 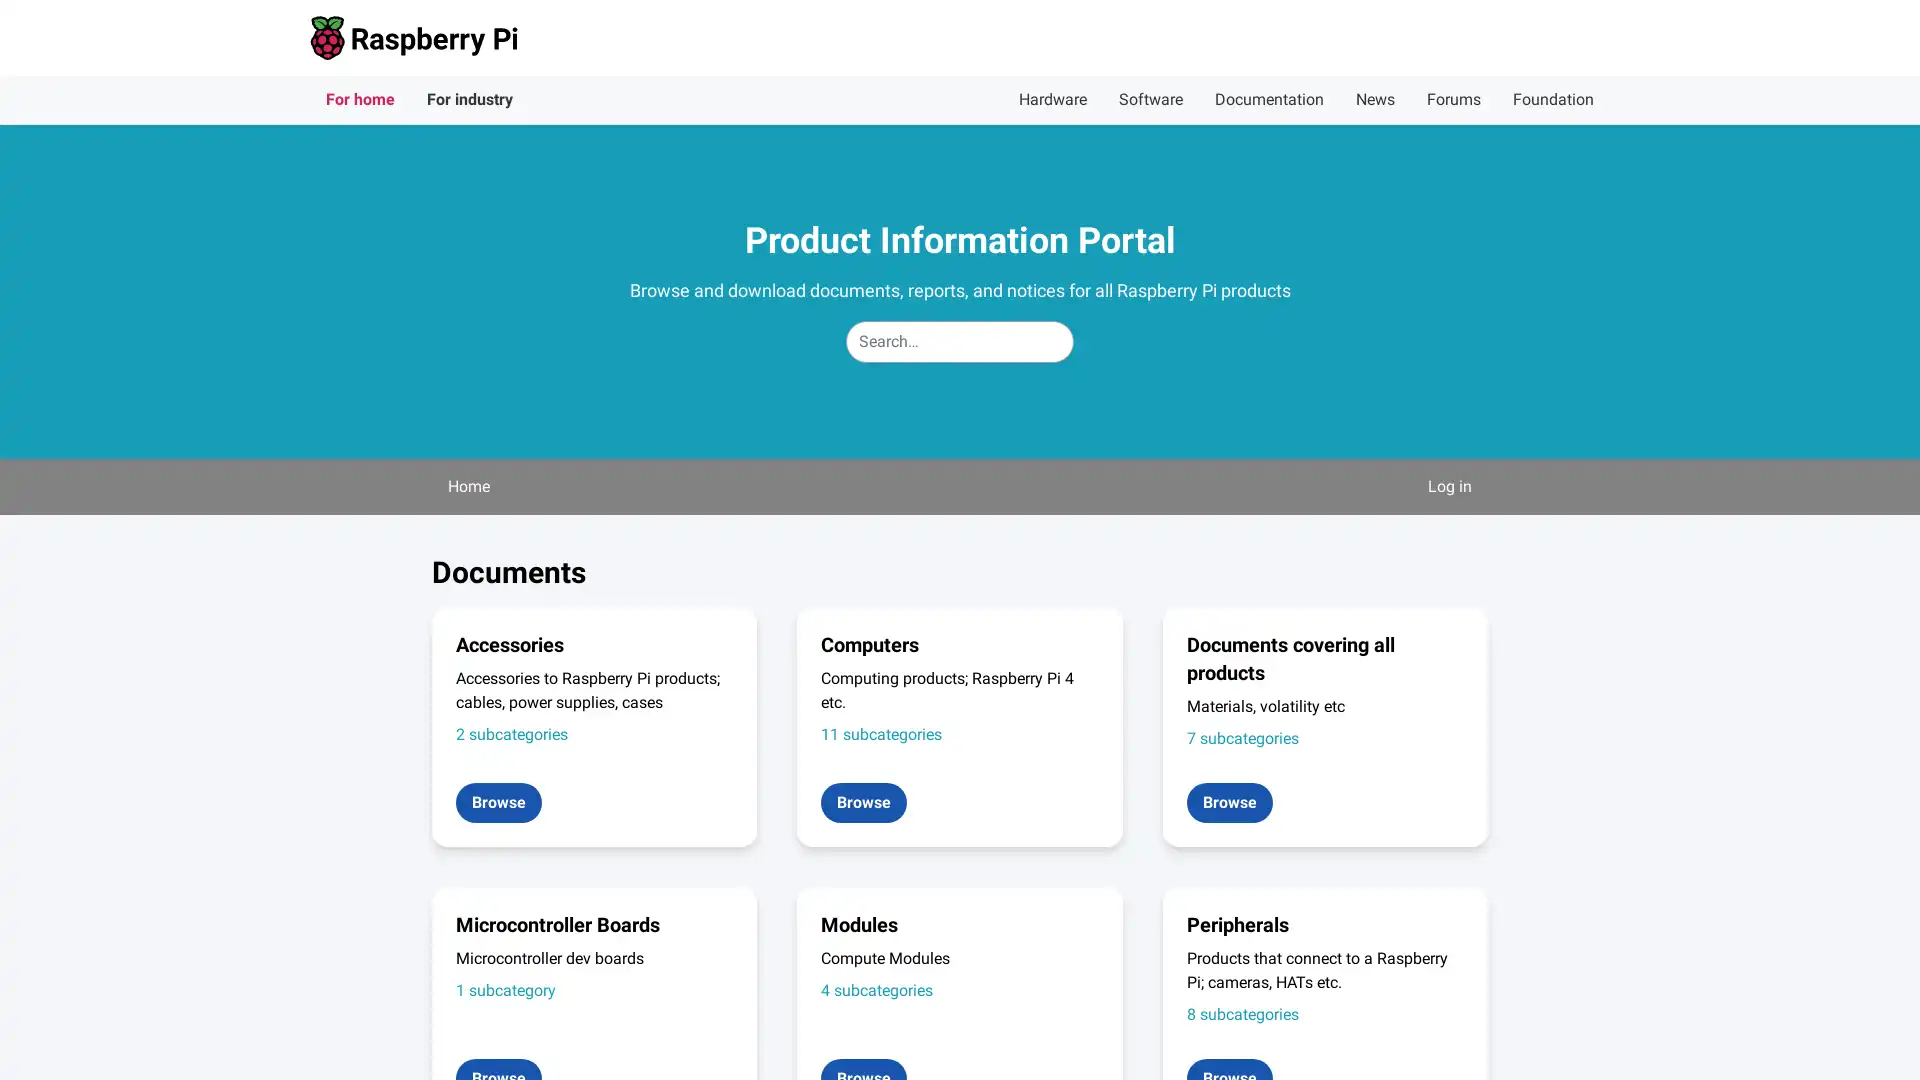 I want to click on Search, so click(x=1072, y=319).